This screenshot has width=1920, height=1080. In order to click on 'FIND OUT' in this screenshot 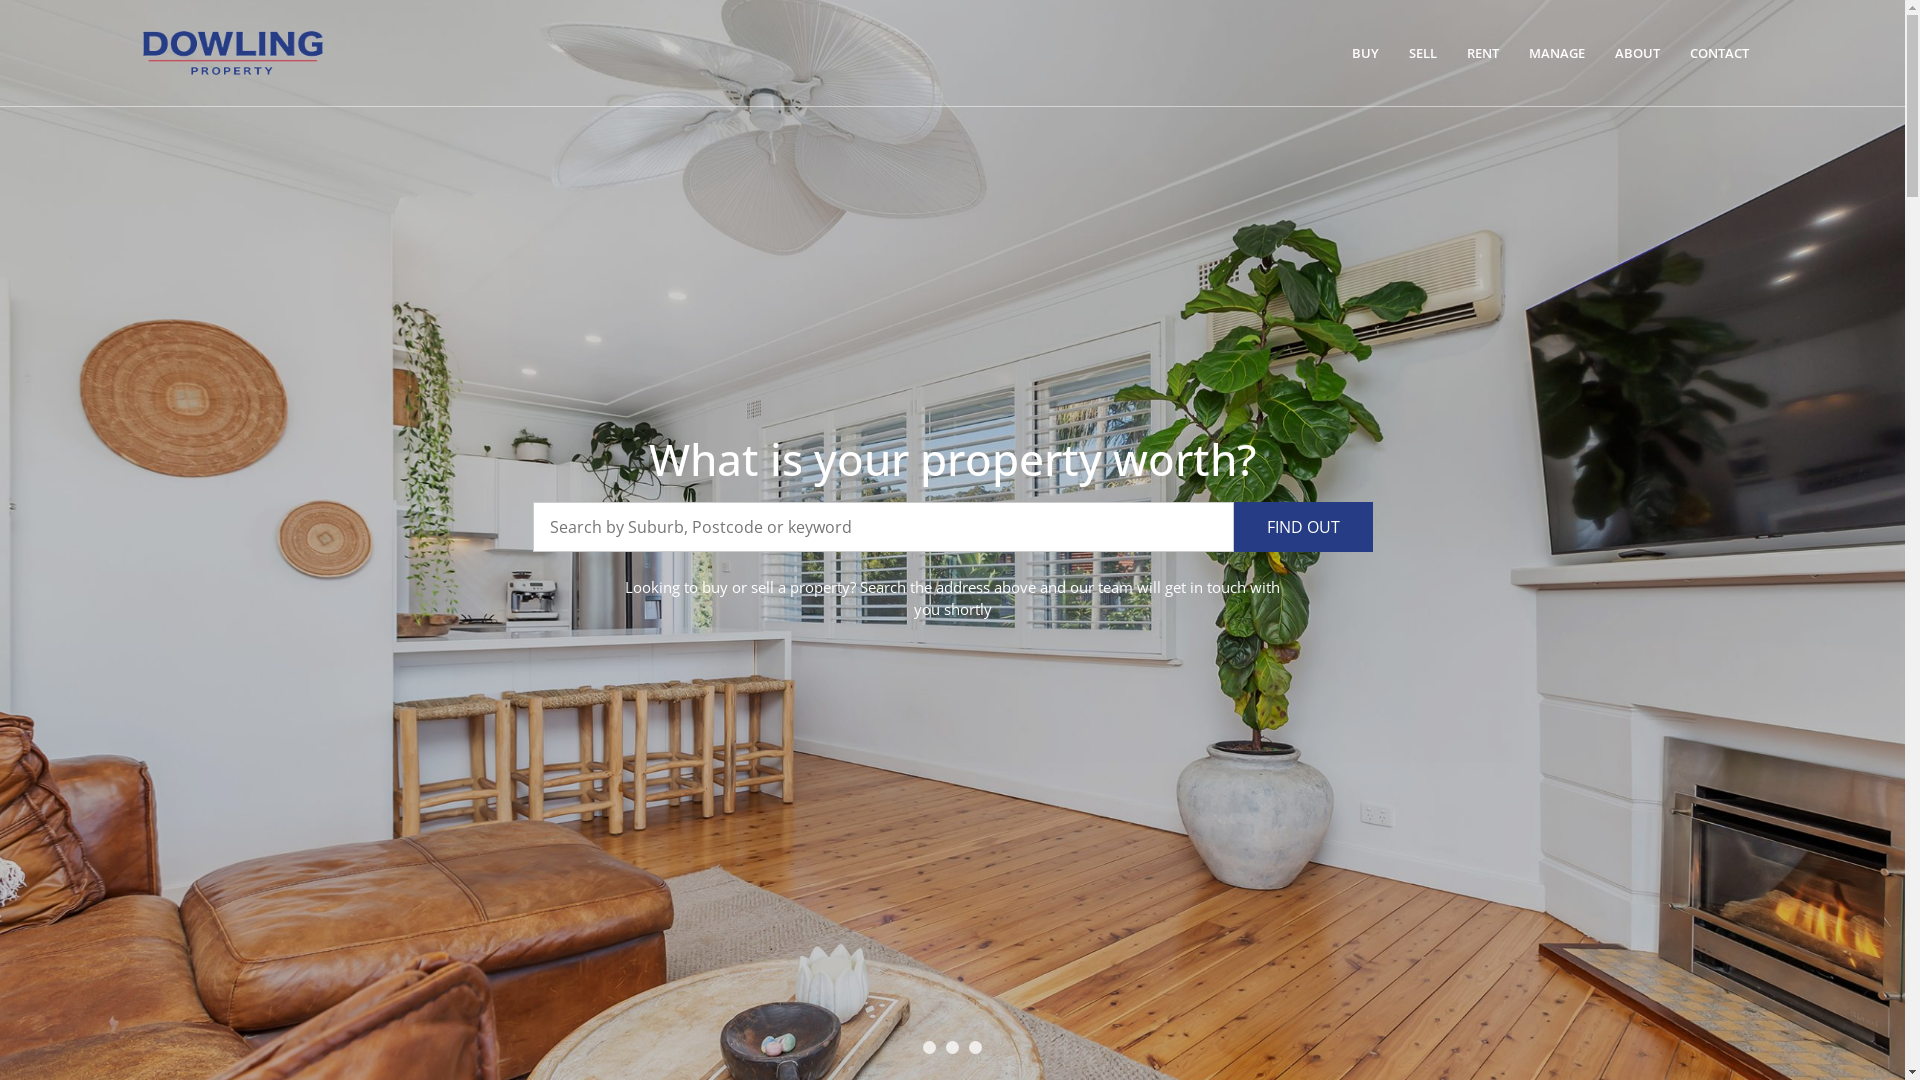, I will do `click(1303, 526)`.